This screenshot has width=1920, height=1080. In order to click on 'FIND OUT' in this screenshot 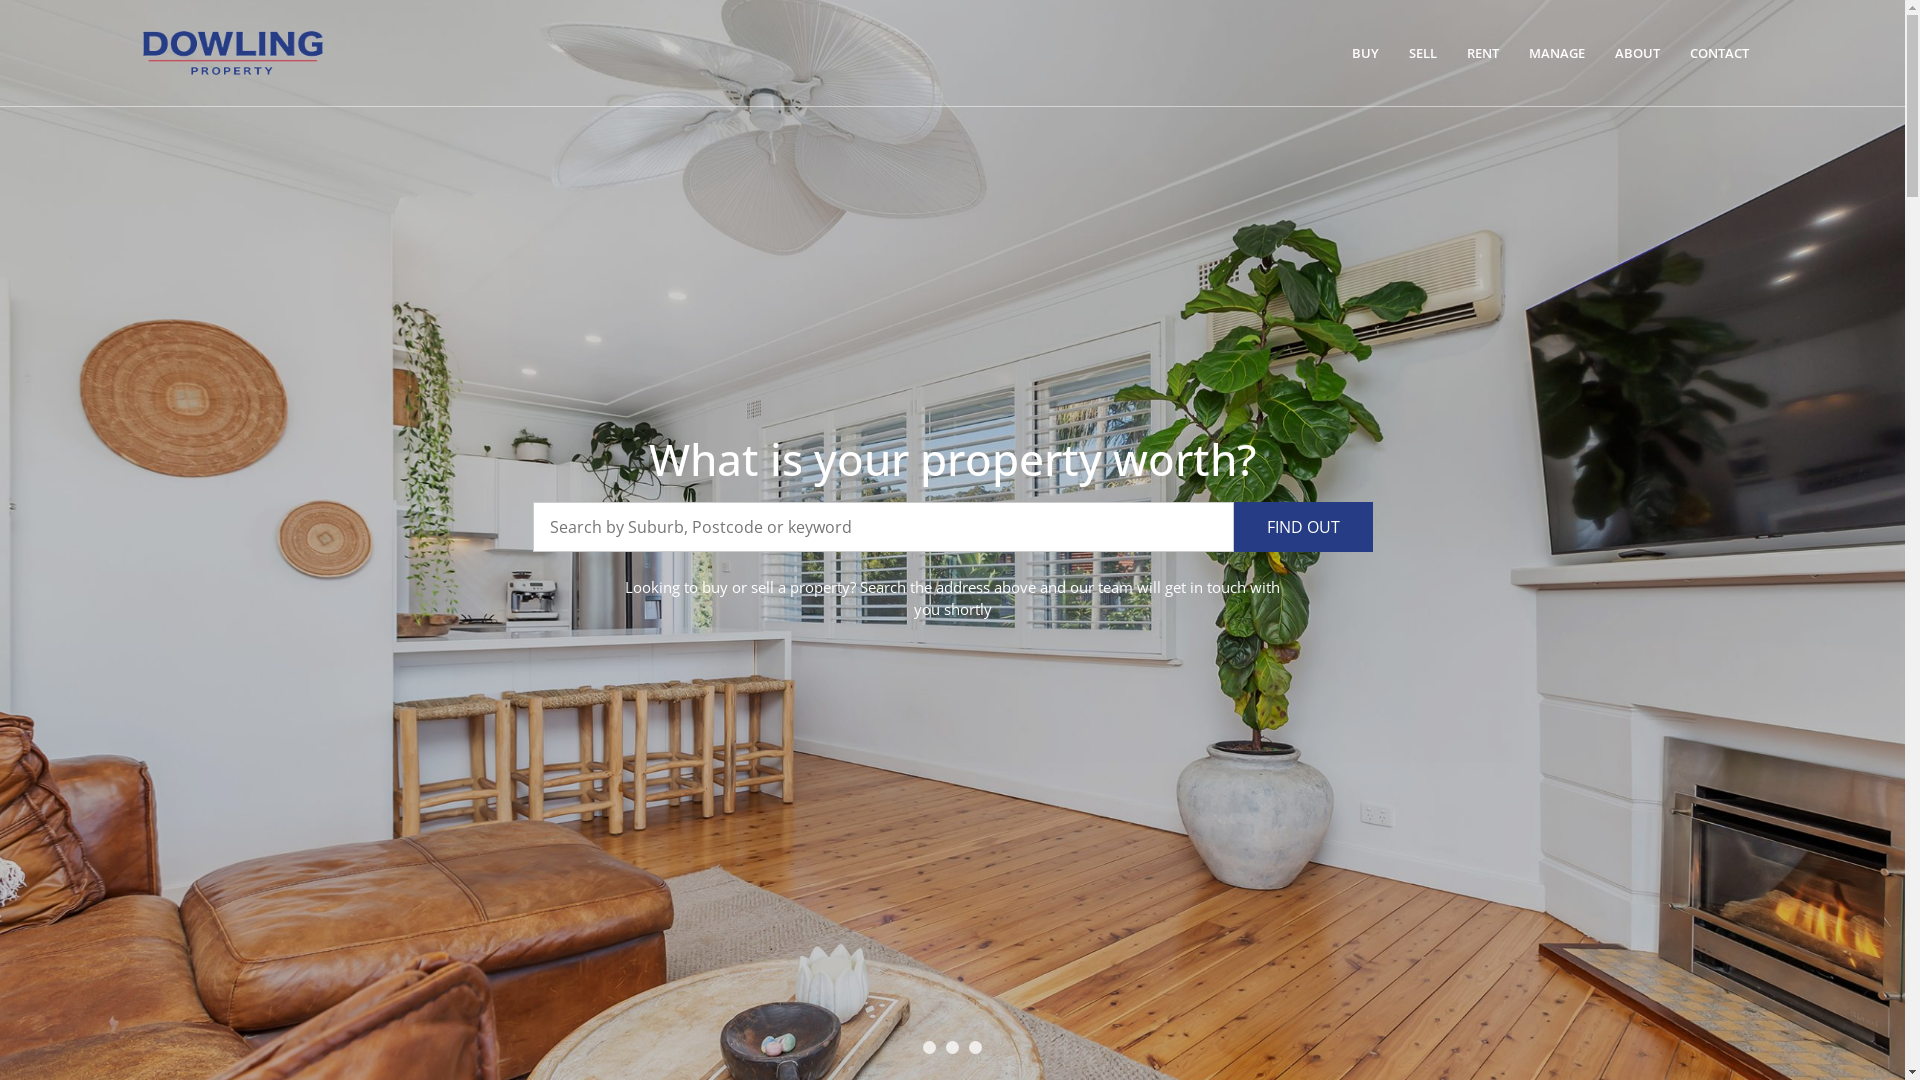, I will do `click(1303, 526)`.